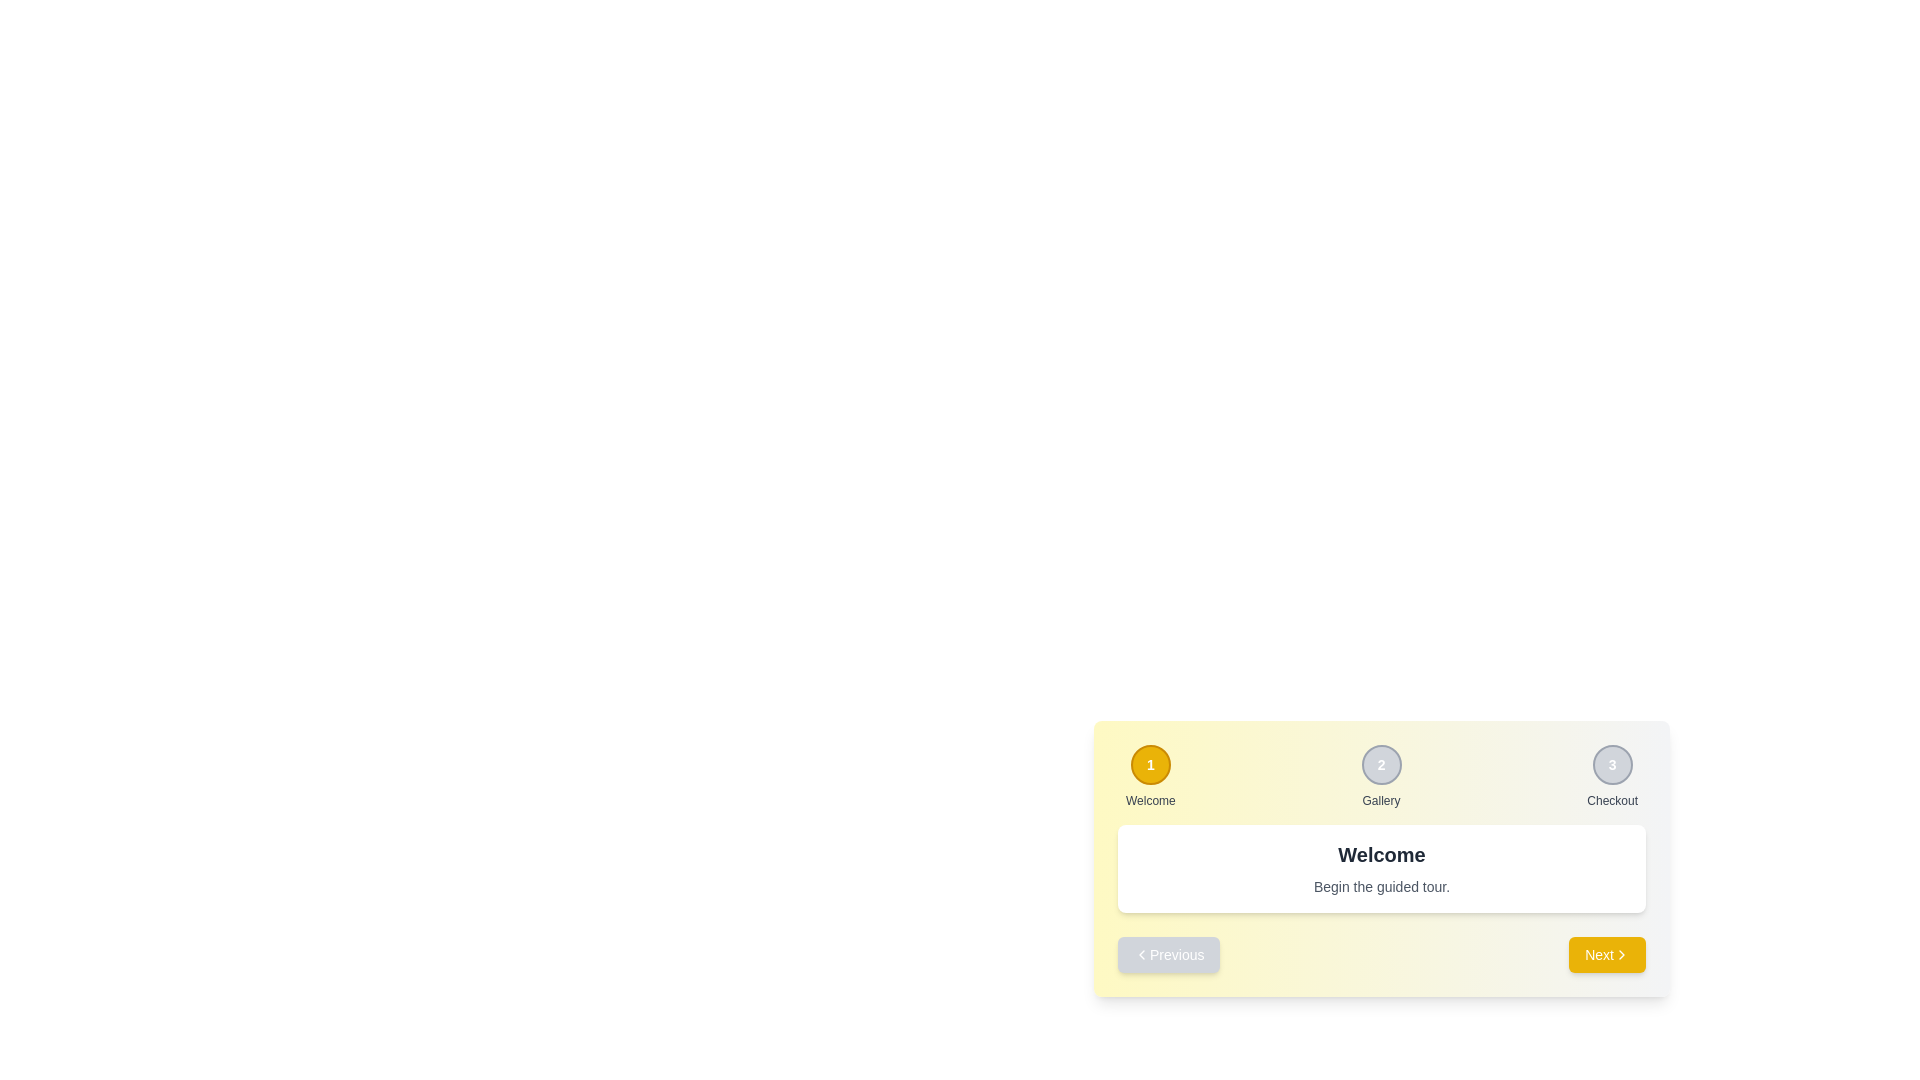 This screenshot has width=1920, height=1080. What do you see at coordinates (1612, 800) in the screenshot?
I see `the 'Checkout' text label, which is a small, gray-colored label located below the circular marker labeled '3', on the right side of the user interface` at bounding box center [1612, 800].